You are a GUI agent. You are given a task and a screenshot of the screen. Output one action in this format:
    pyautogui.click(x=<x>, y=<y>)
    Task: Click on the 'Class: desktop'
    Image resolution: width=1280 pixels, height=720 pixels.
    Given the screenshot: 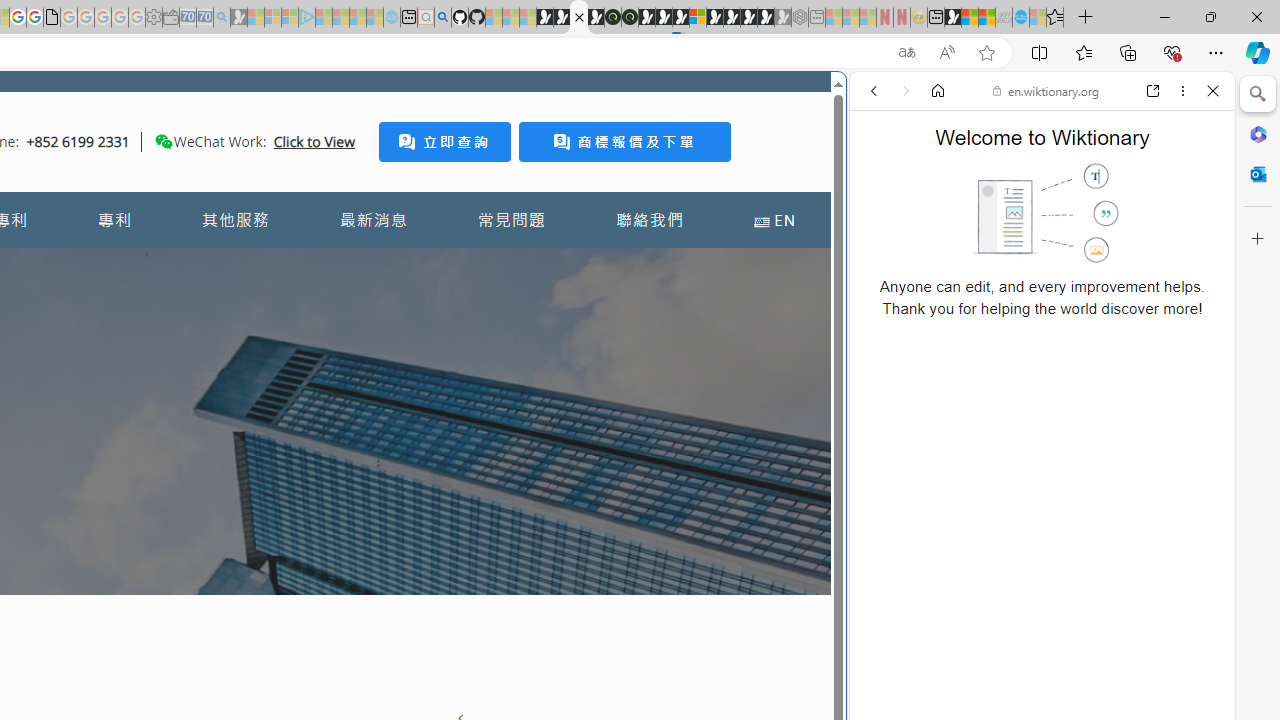 What is the action you would take?
    pyautogui.click(x=163, y=140)
    